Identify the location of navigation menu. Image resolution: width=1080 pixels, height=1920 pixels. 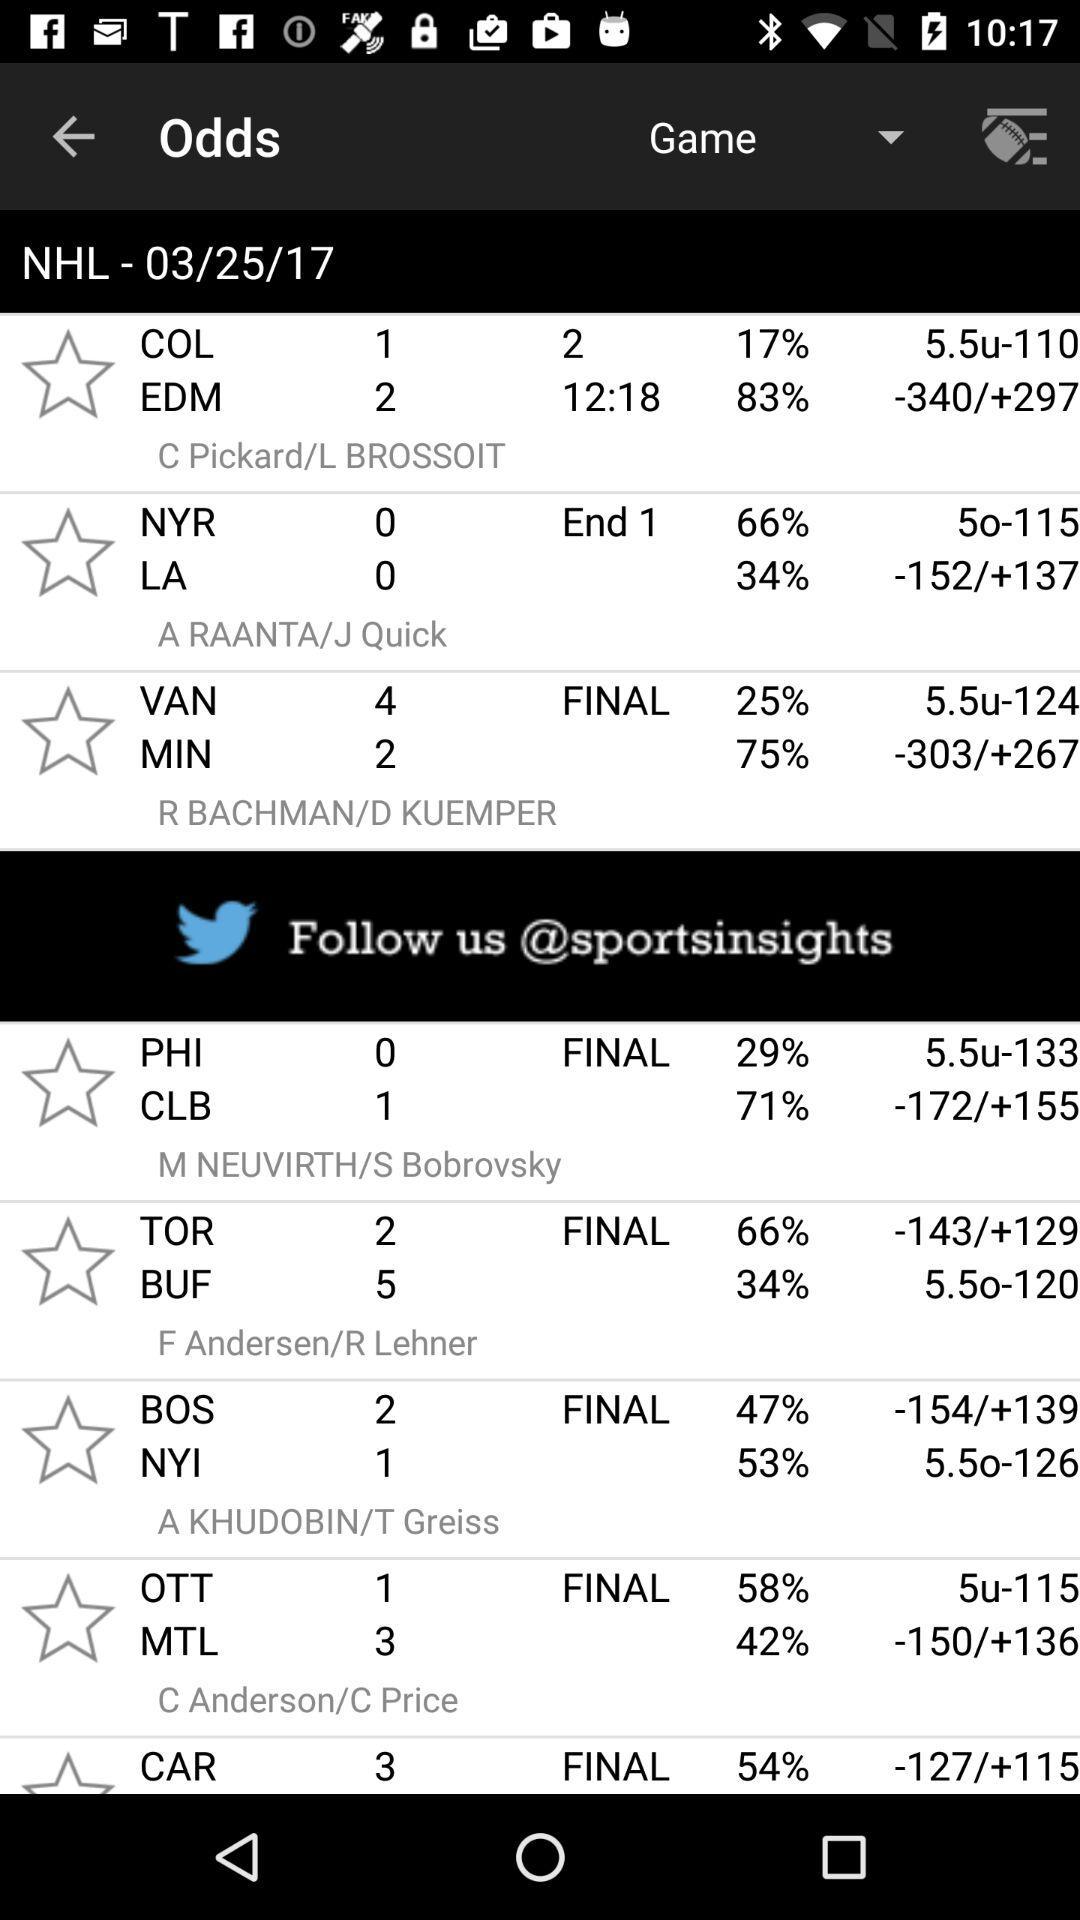
(1017, 135).